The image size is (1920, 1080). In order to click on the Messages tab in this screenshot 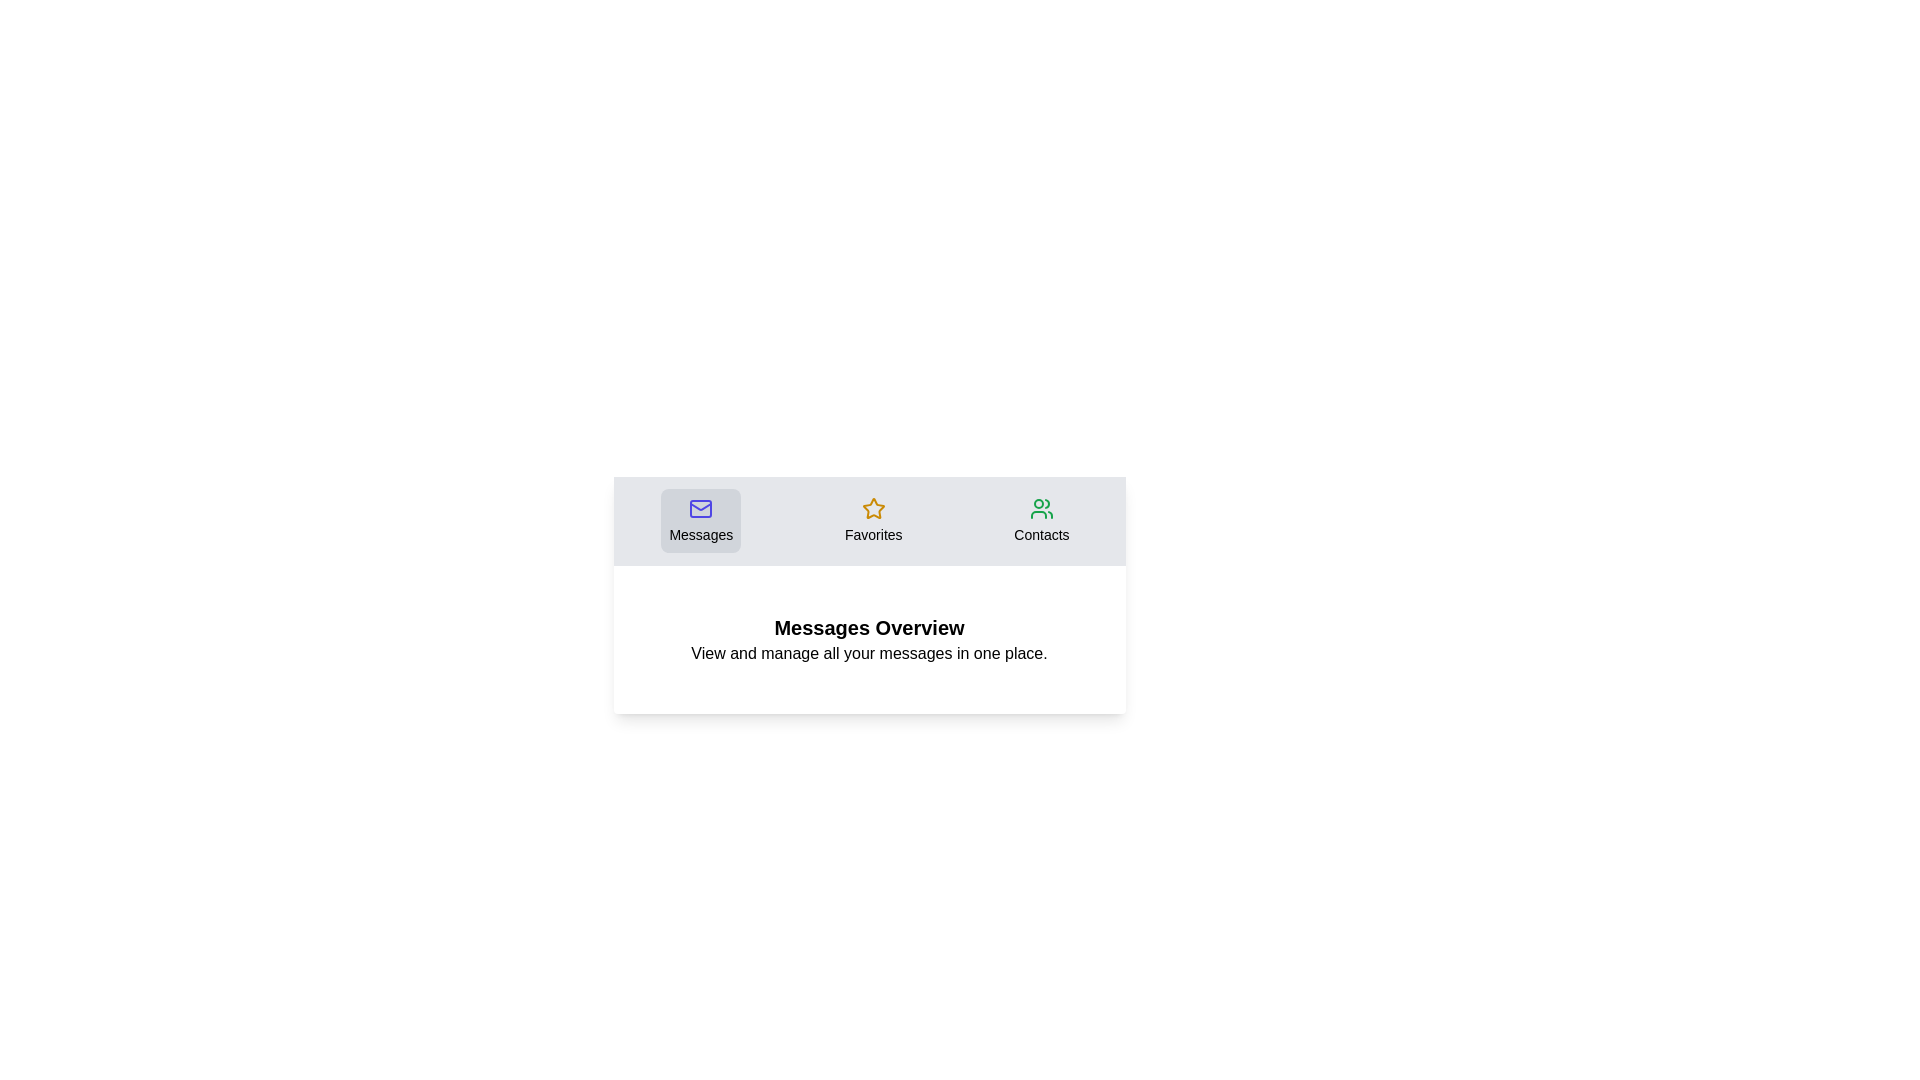, I will do `click(701, 519)`.